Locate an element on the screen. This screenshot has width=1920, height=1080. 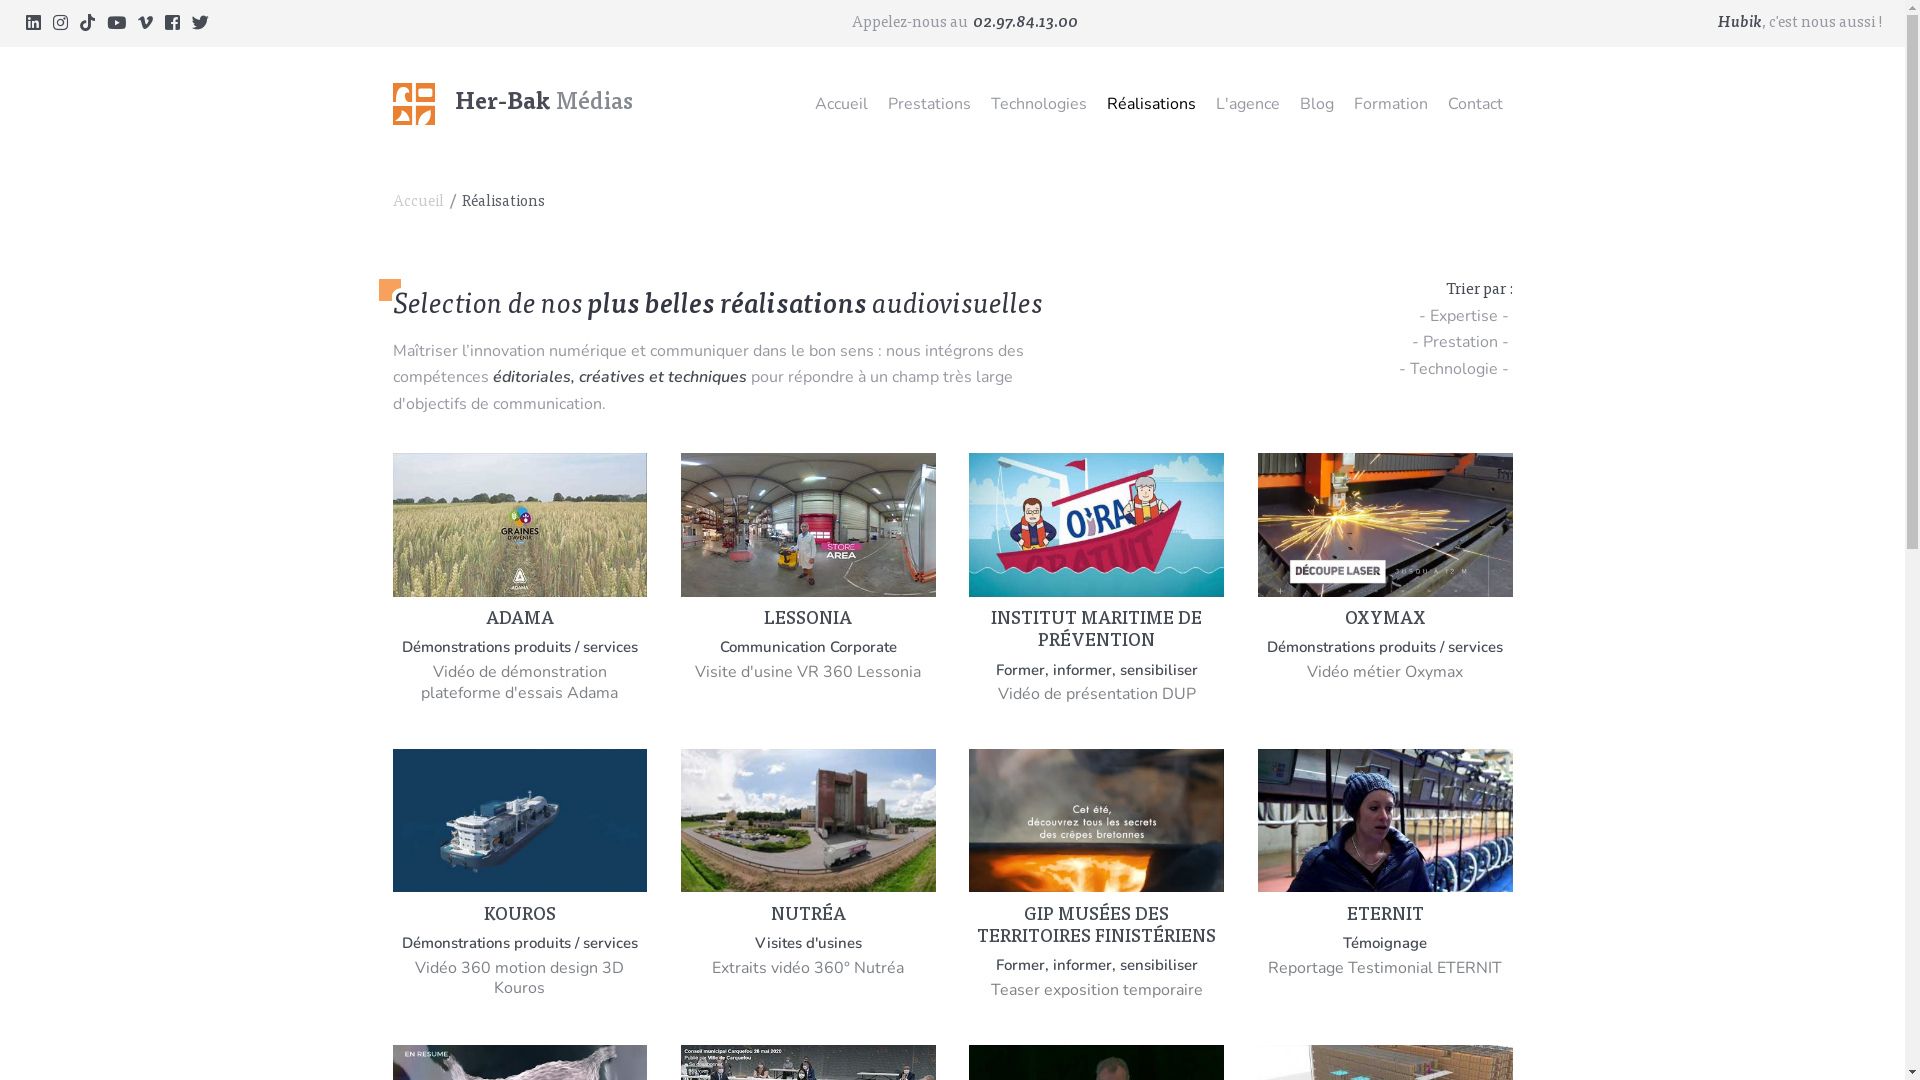
'Retrouvez nous sur Instagram' is located at coordinates (60, 22).